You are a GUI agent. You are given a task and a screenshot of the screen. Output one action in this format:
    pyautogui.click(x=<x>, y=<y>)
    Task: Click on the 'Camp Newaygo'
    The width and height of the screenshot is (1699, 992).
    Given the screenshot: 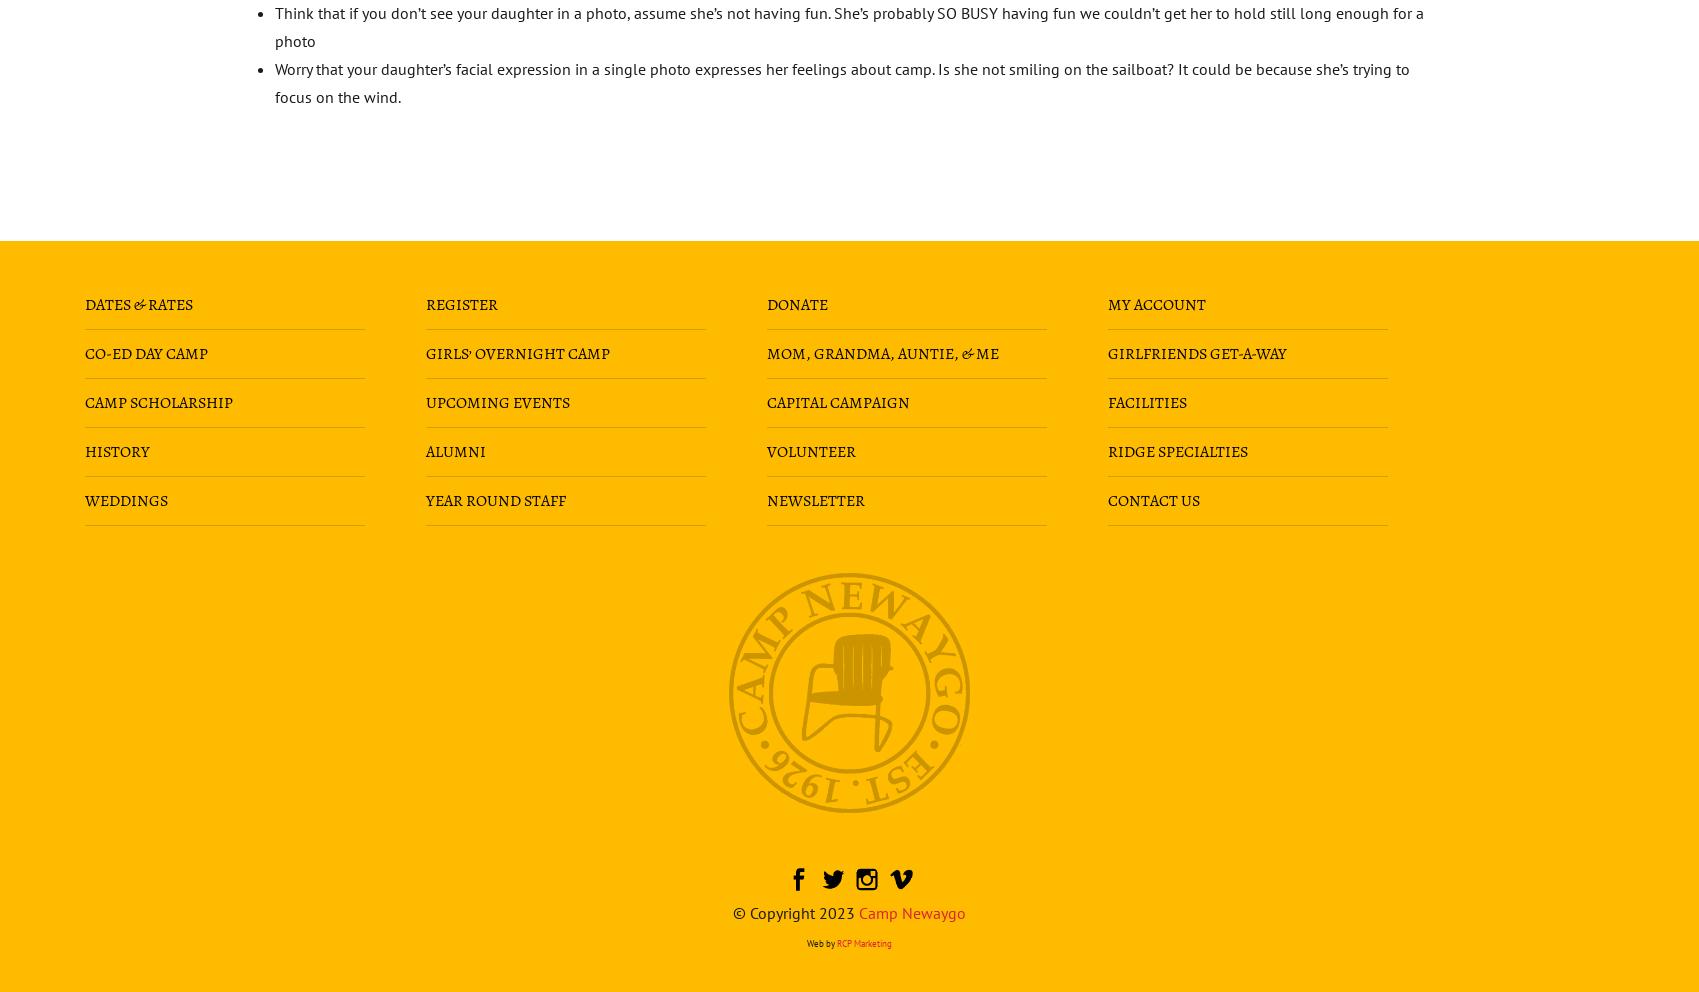 What is the action you would take?
    pyautogui.click(x=911, y=911)
    